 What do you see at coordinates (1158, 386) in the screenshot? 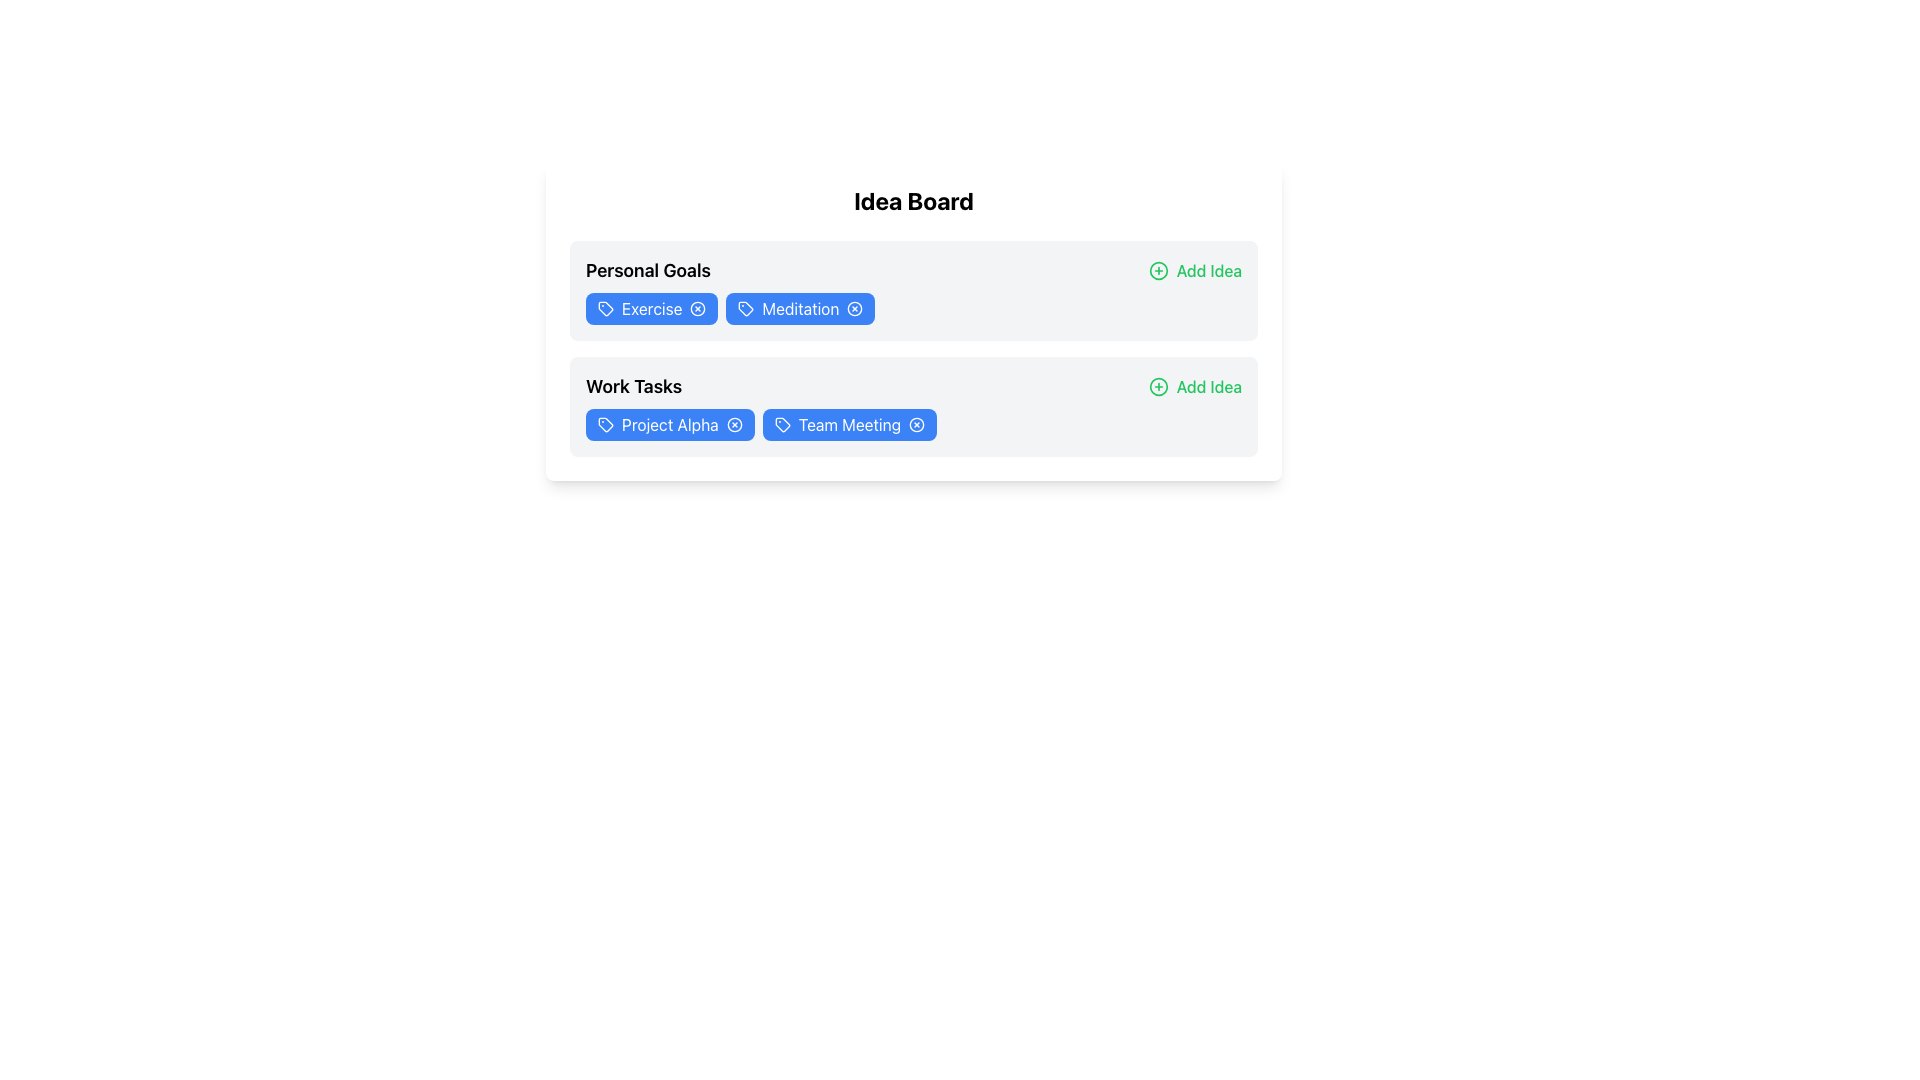
I see `the small circle within the plus sign icon located to the right of the 'Work Tasks' section, aligning with the 'Add Idea' text` at bounding box center [1158, 386].